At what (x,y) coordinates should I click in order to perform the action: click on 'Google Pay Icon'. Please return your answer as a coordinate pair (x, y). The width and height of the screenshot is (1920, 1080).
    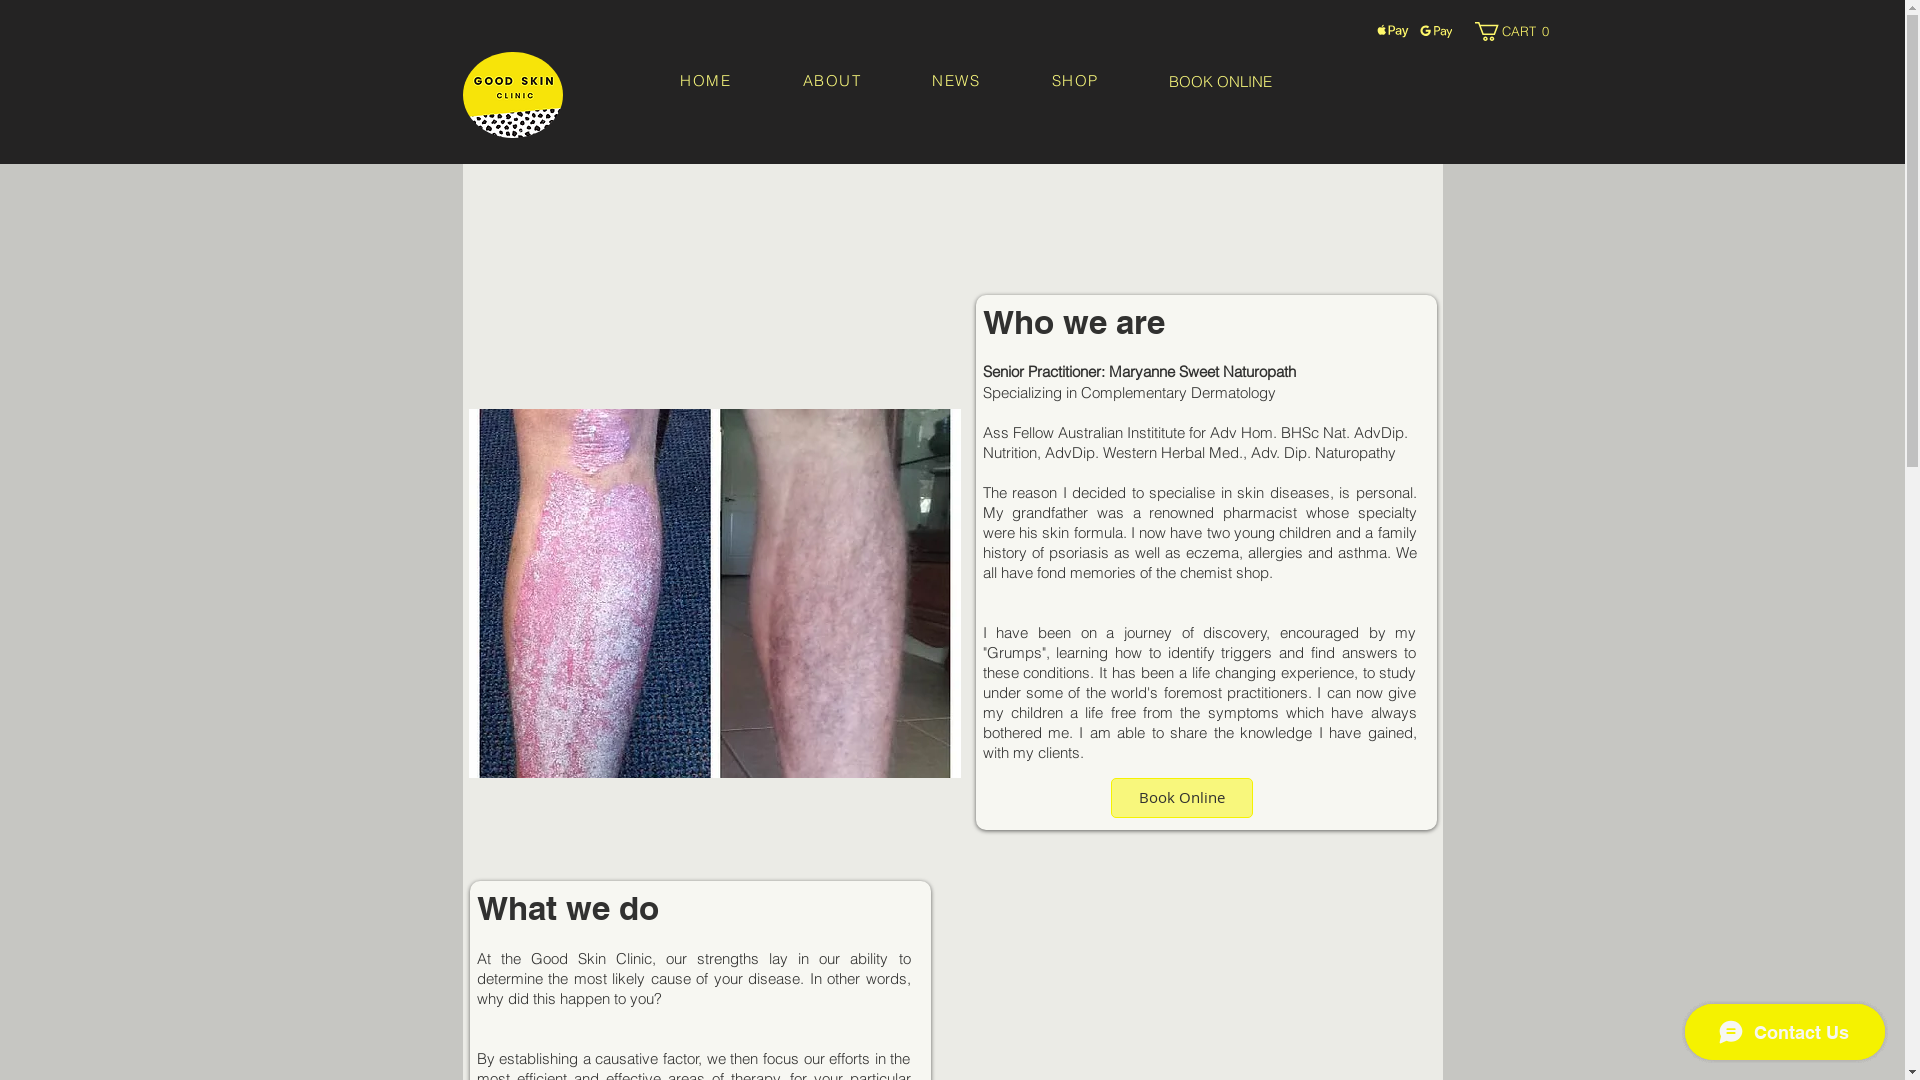
    Looking at the image, I should click on (1425, 26).